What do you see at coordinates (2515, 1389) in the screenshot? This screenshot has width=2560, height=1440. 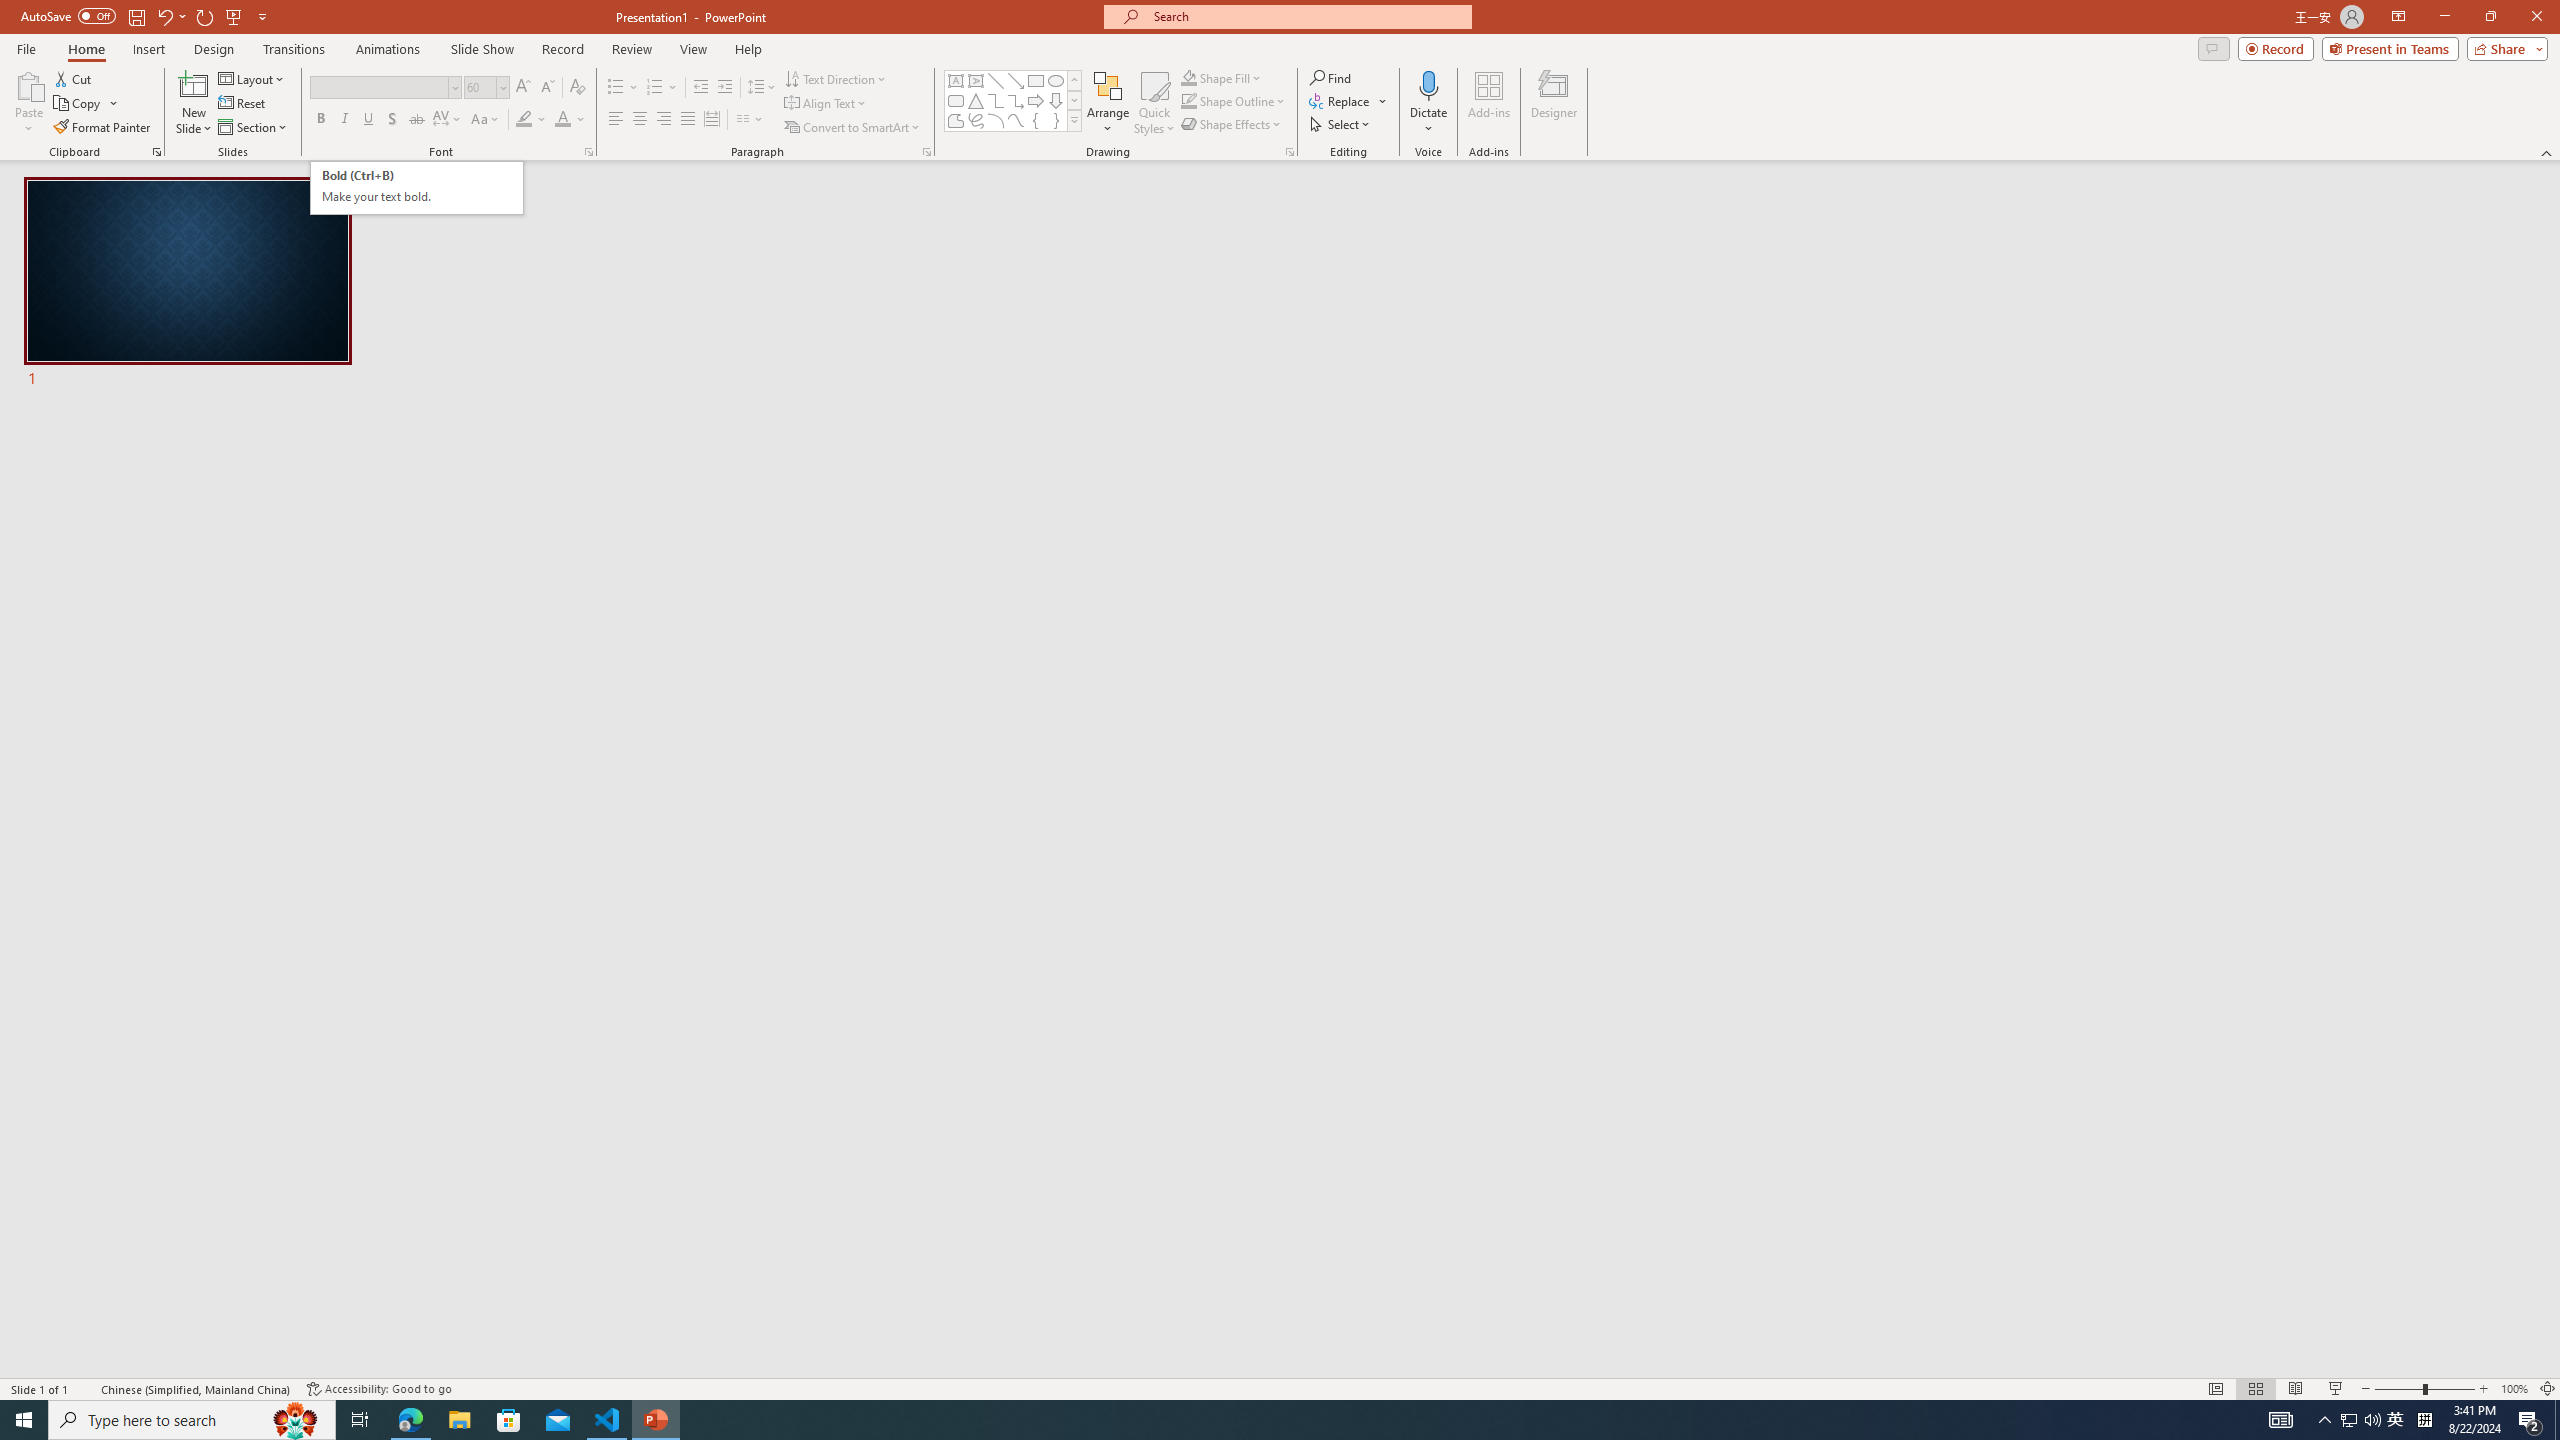 I see `'Zoom 100%'` at bounding box center [2515, 1389].